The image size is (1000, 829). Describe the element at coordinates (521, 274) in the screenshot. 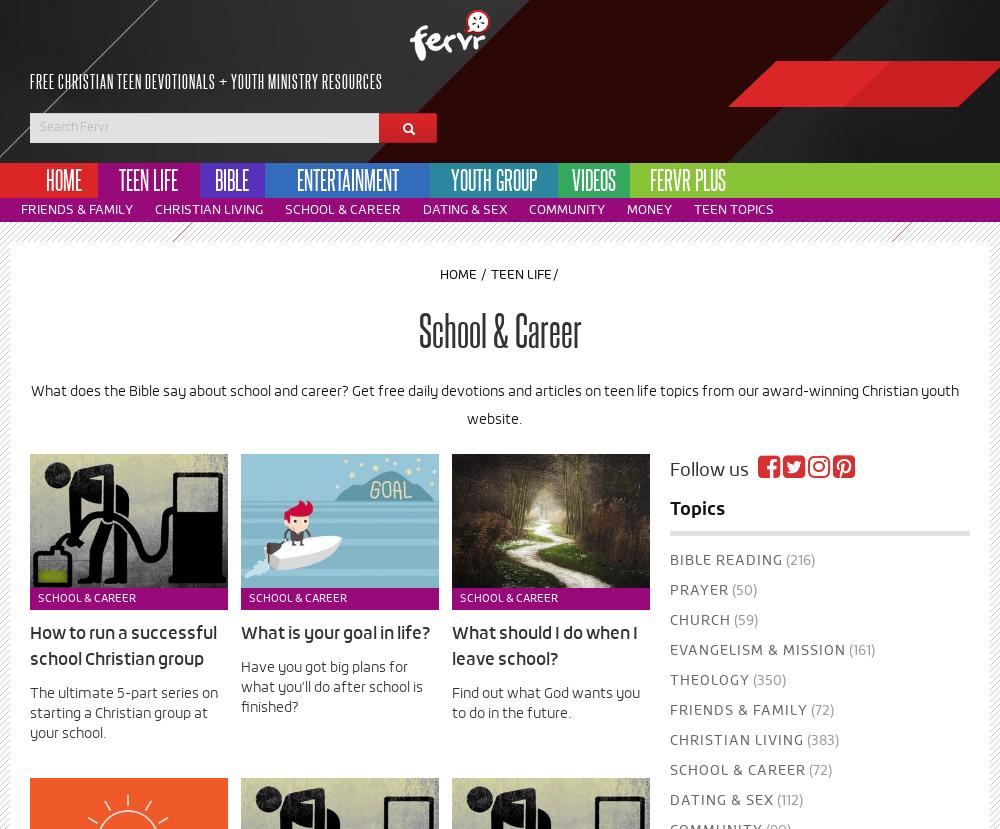

I see `'Teen Life'` at that location.